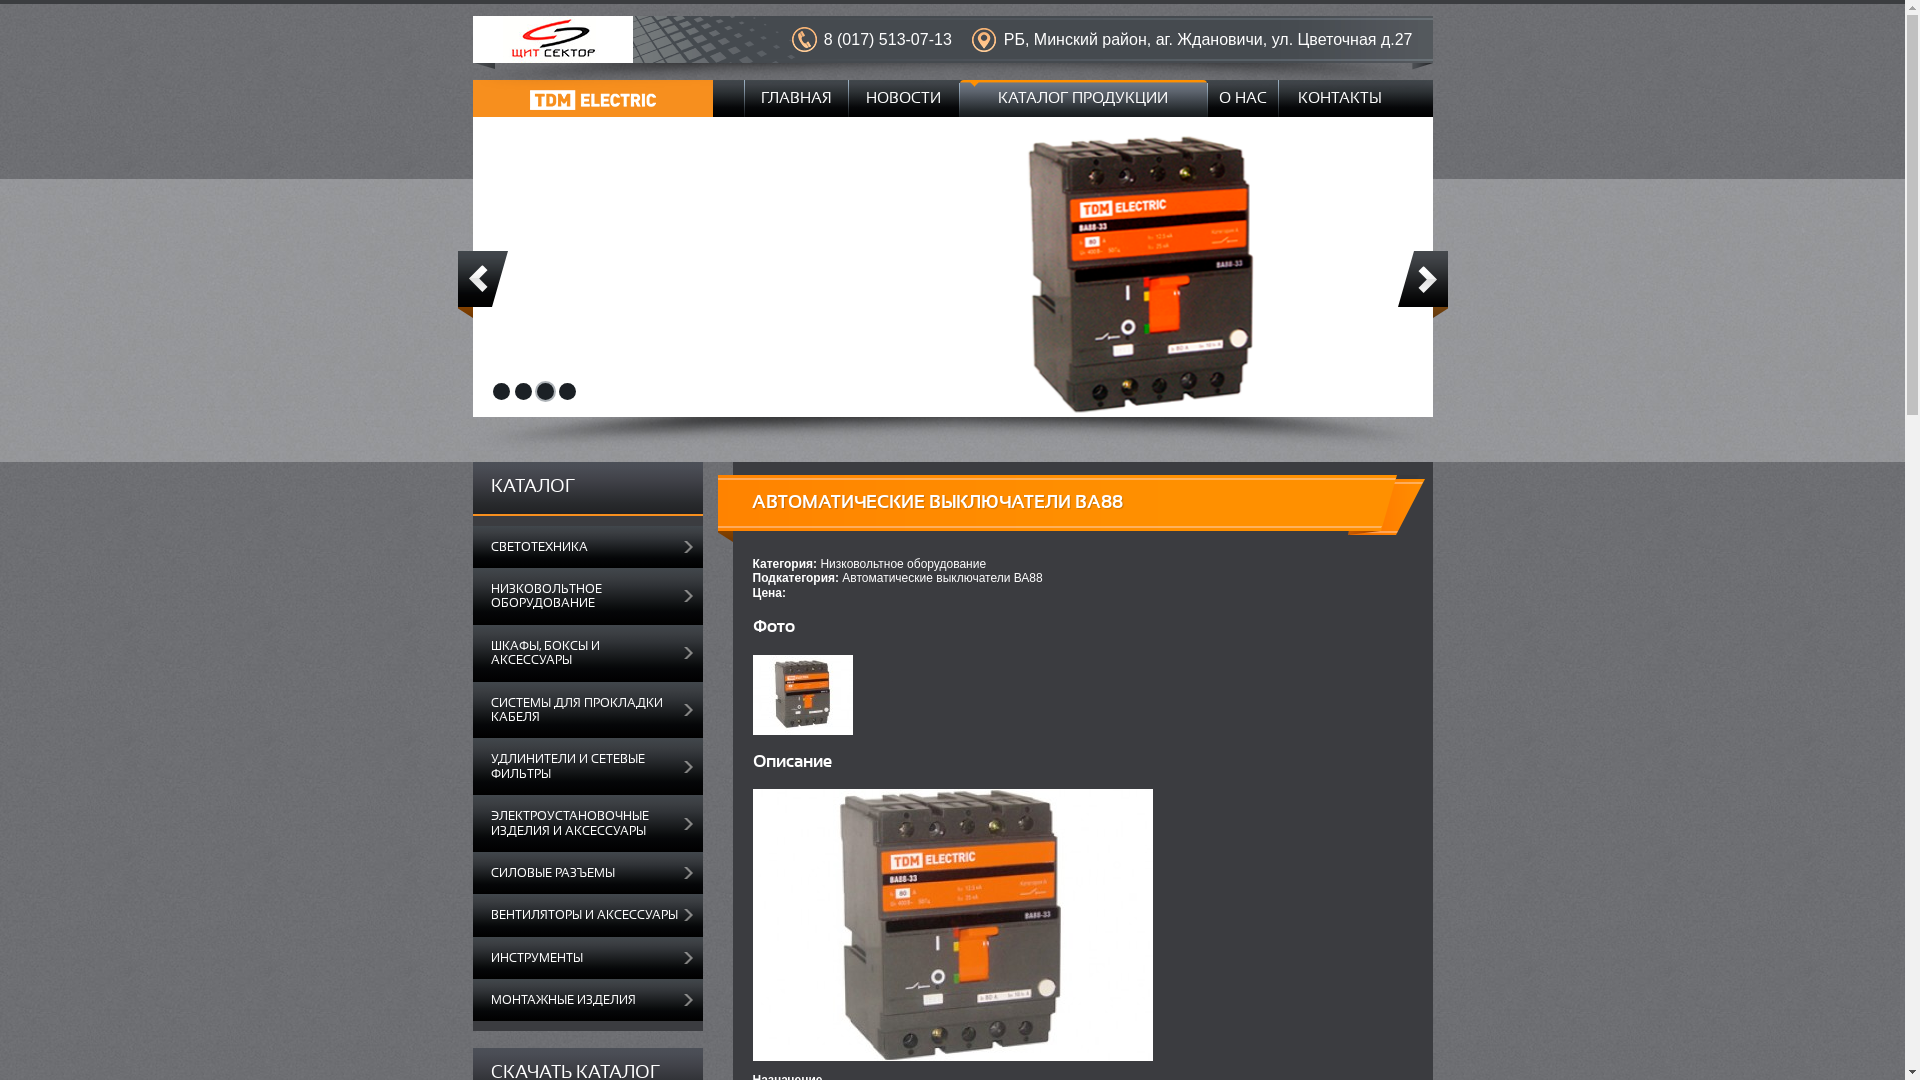 This screenshot has height=1080, width=1920. I want to click on 'Prev', so click(483, 284).